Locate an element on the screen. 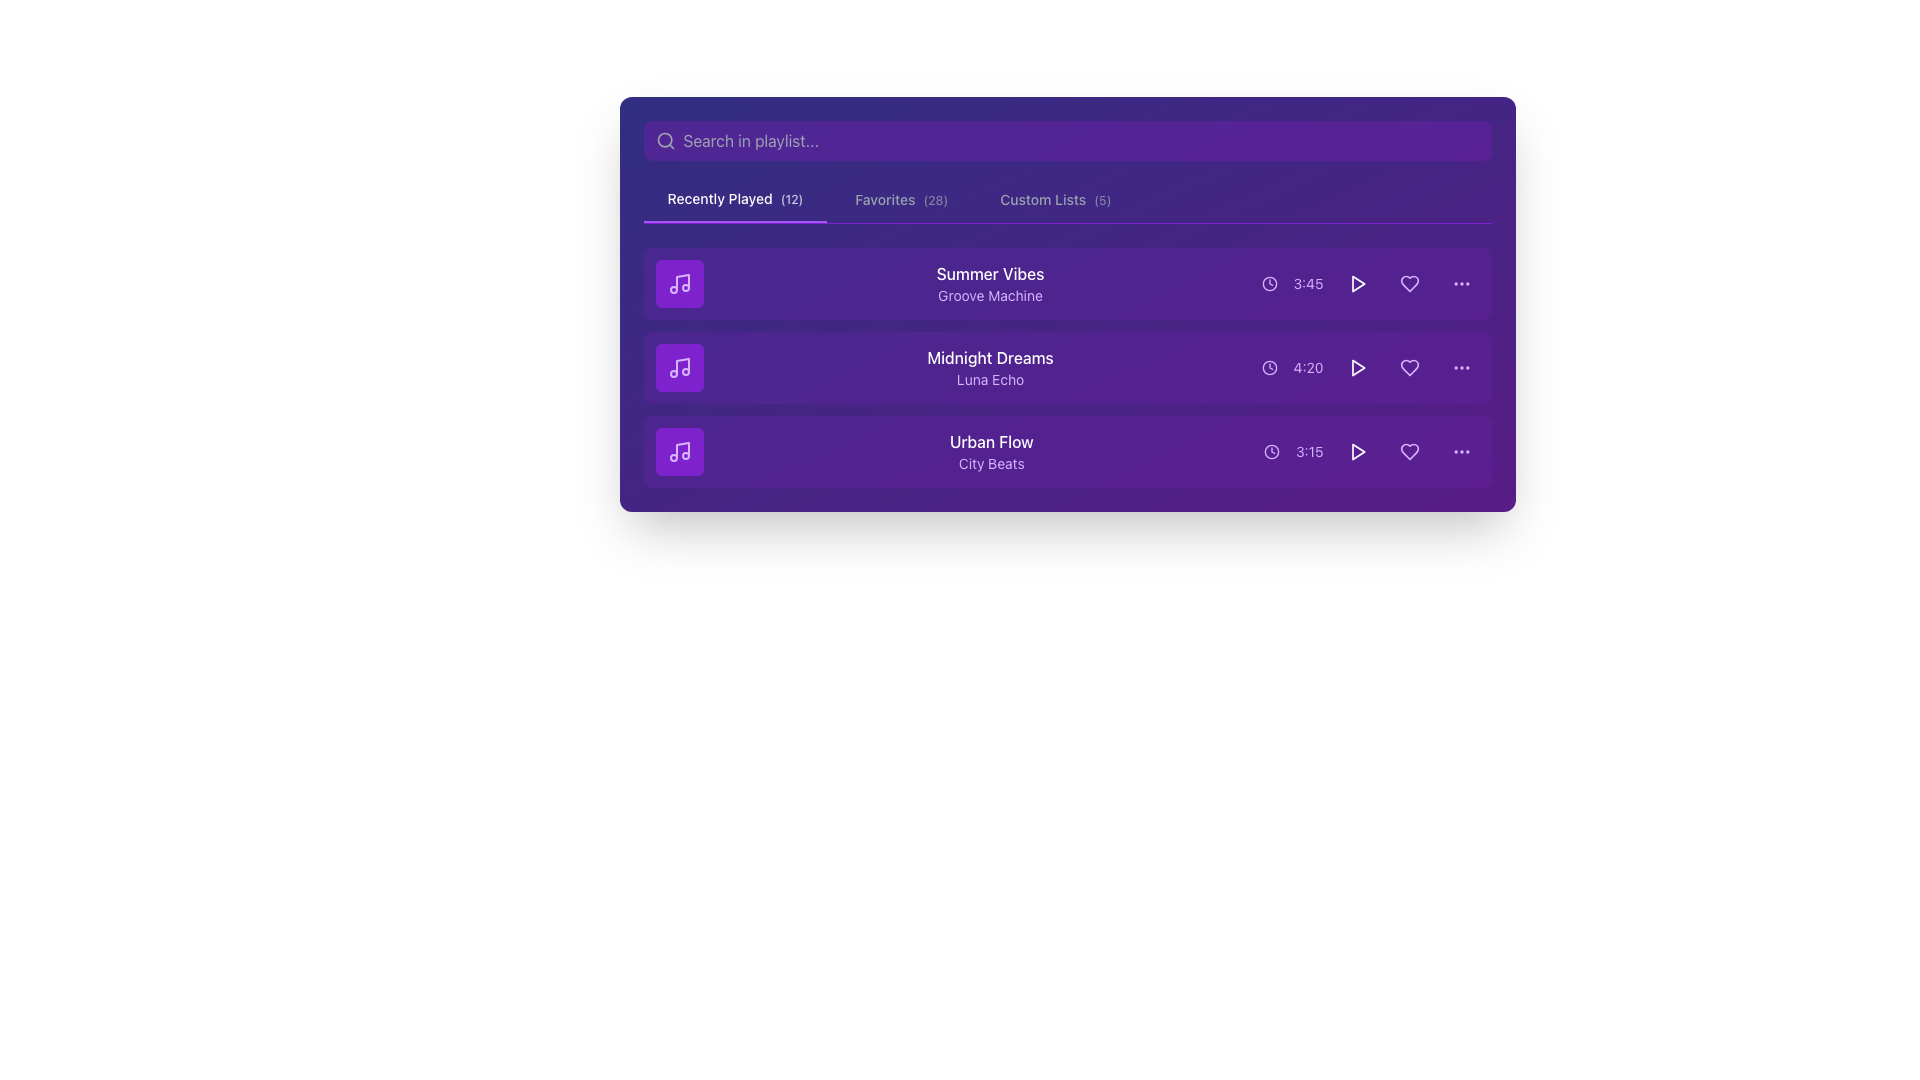 The width and height of the screenshot is (1920, 1080). the ellipsis menu icon located at the end of the last item in the vertical list of tracks, which presents additional options related to the track item is located at coordinates (1461, 451).